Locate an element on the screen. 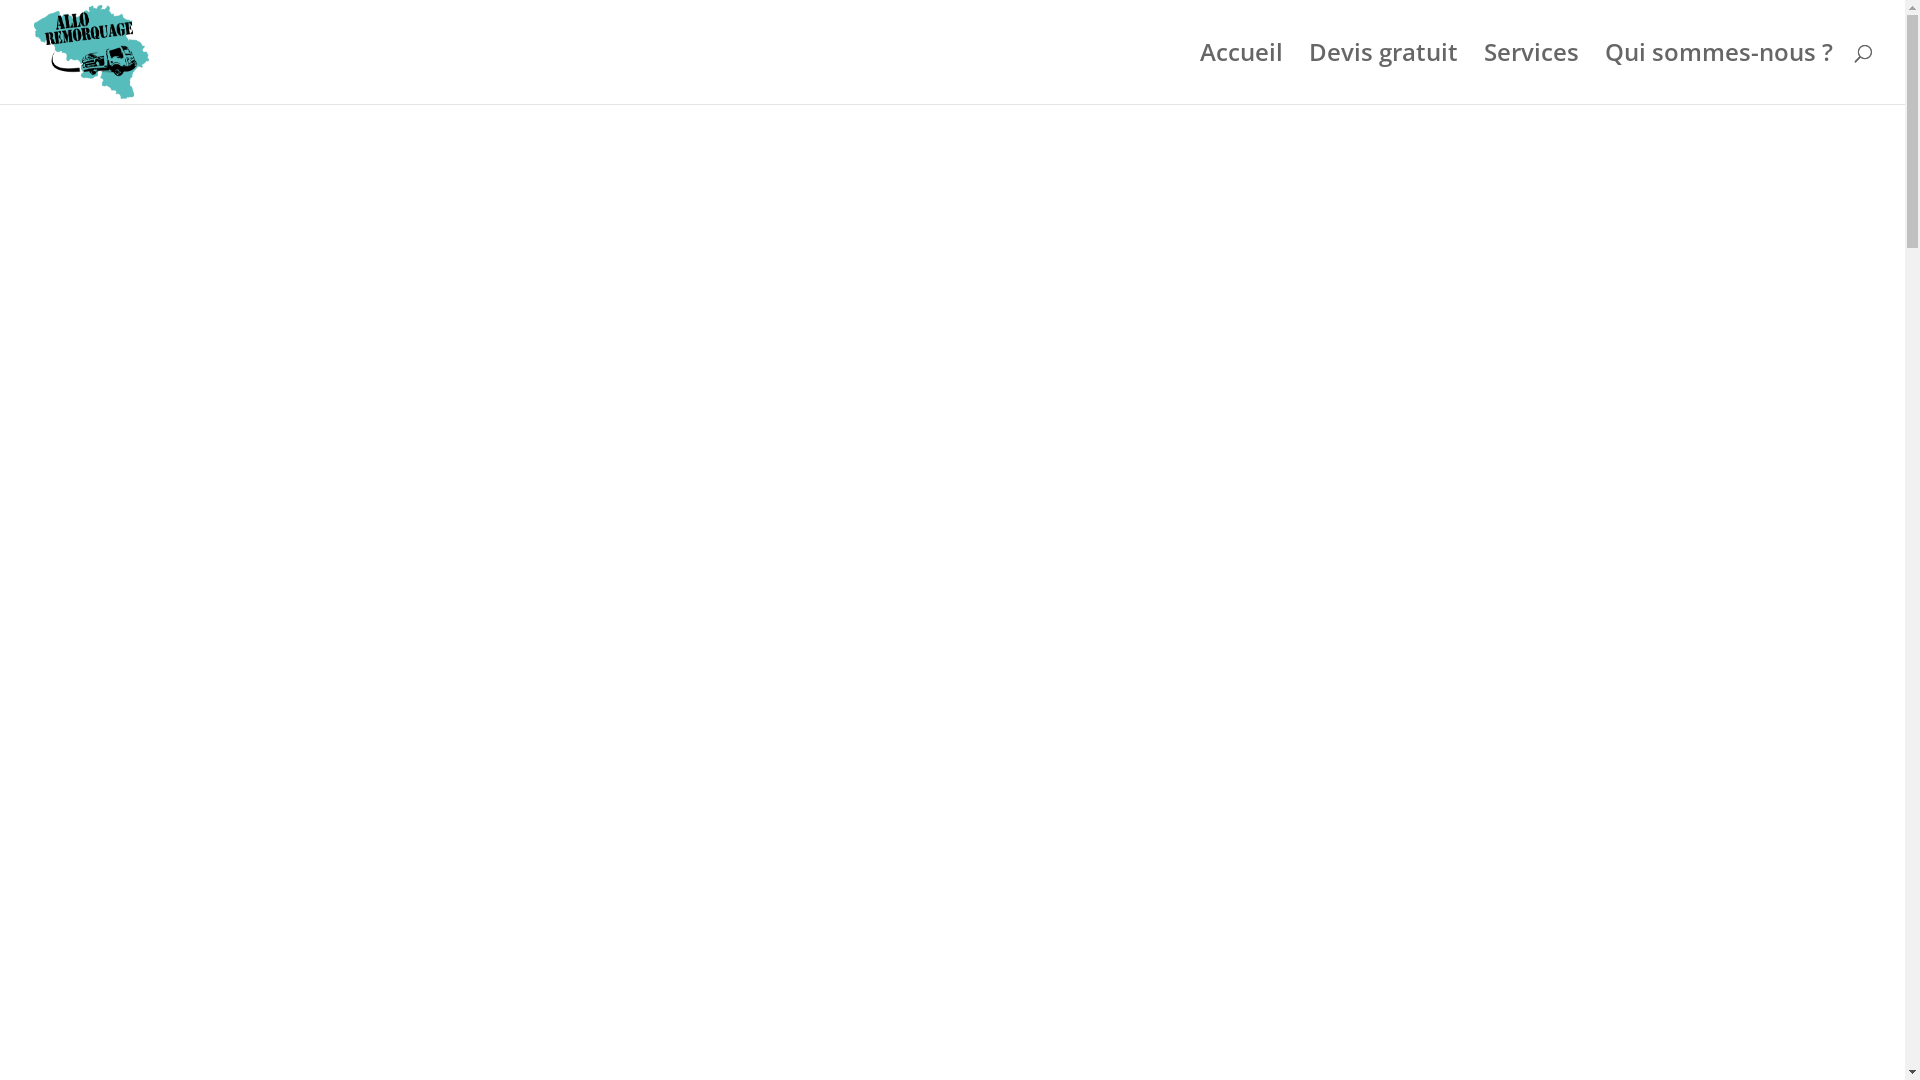 The height and width of the screenshot is (1080, 1920). 'Devis gratuit' is located at coordinates (1309, 73).